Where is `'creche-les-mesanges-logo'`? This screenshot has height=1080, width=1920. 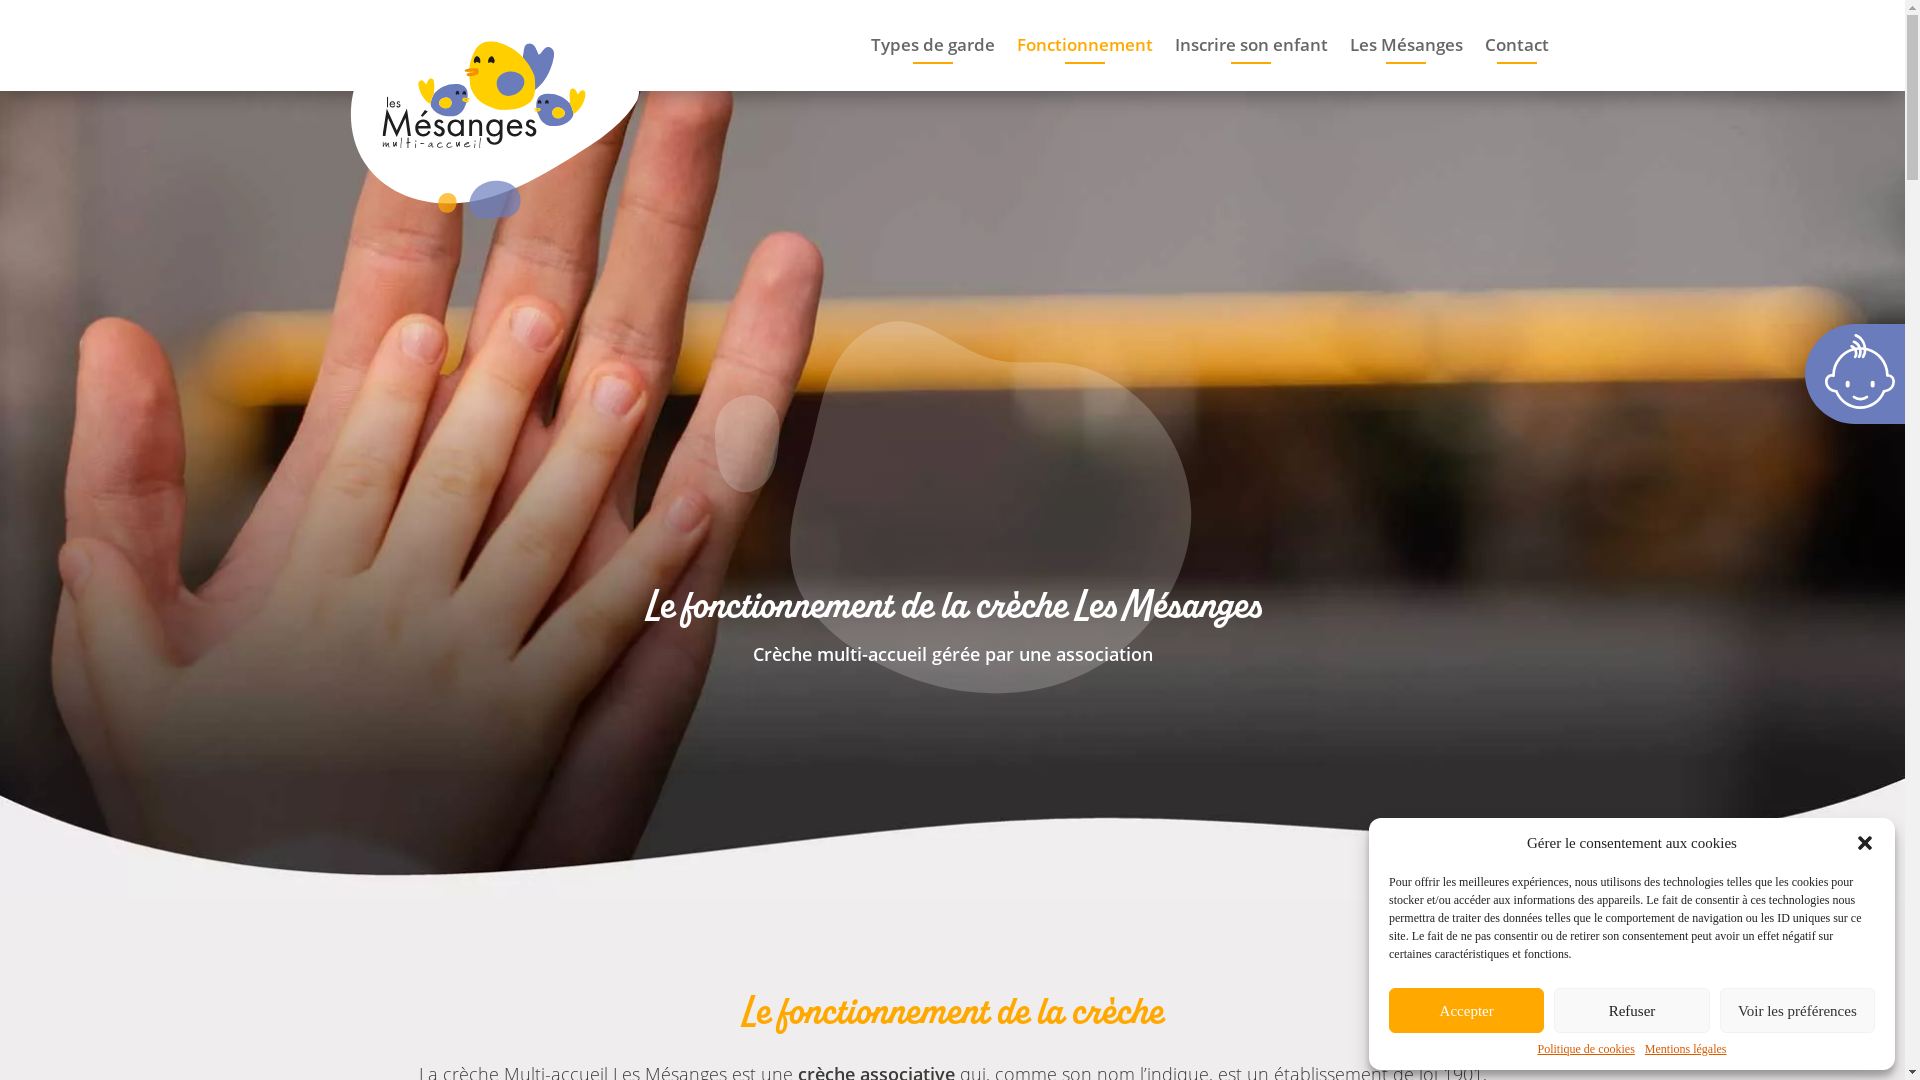 'creche-les-mesanges-logo' is located at coordinates (494, 113).